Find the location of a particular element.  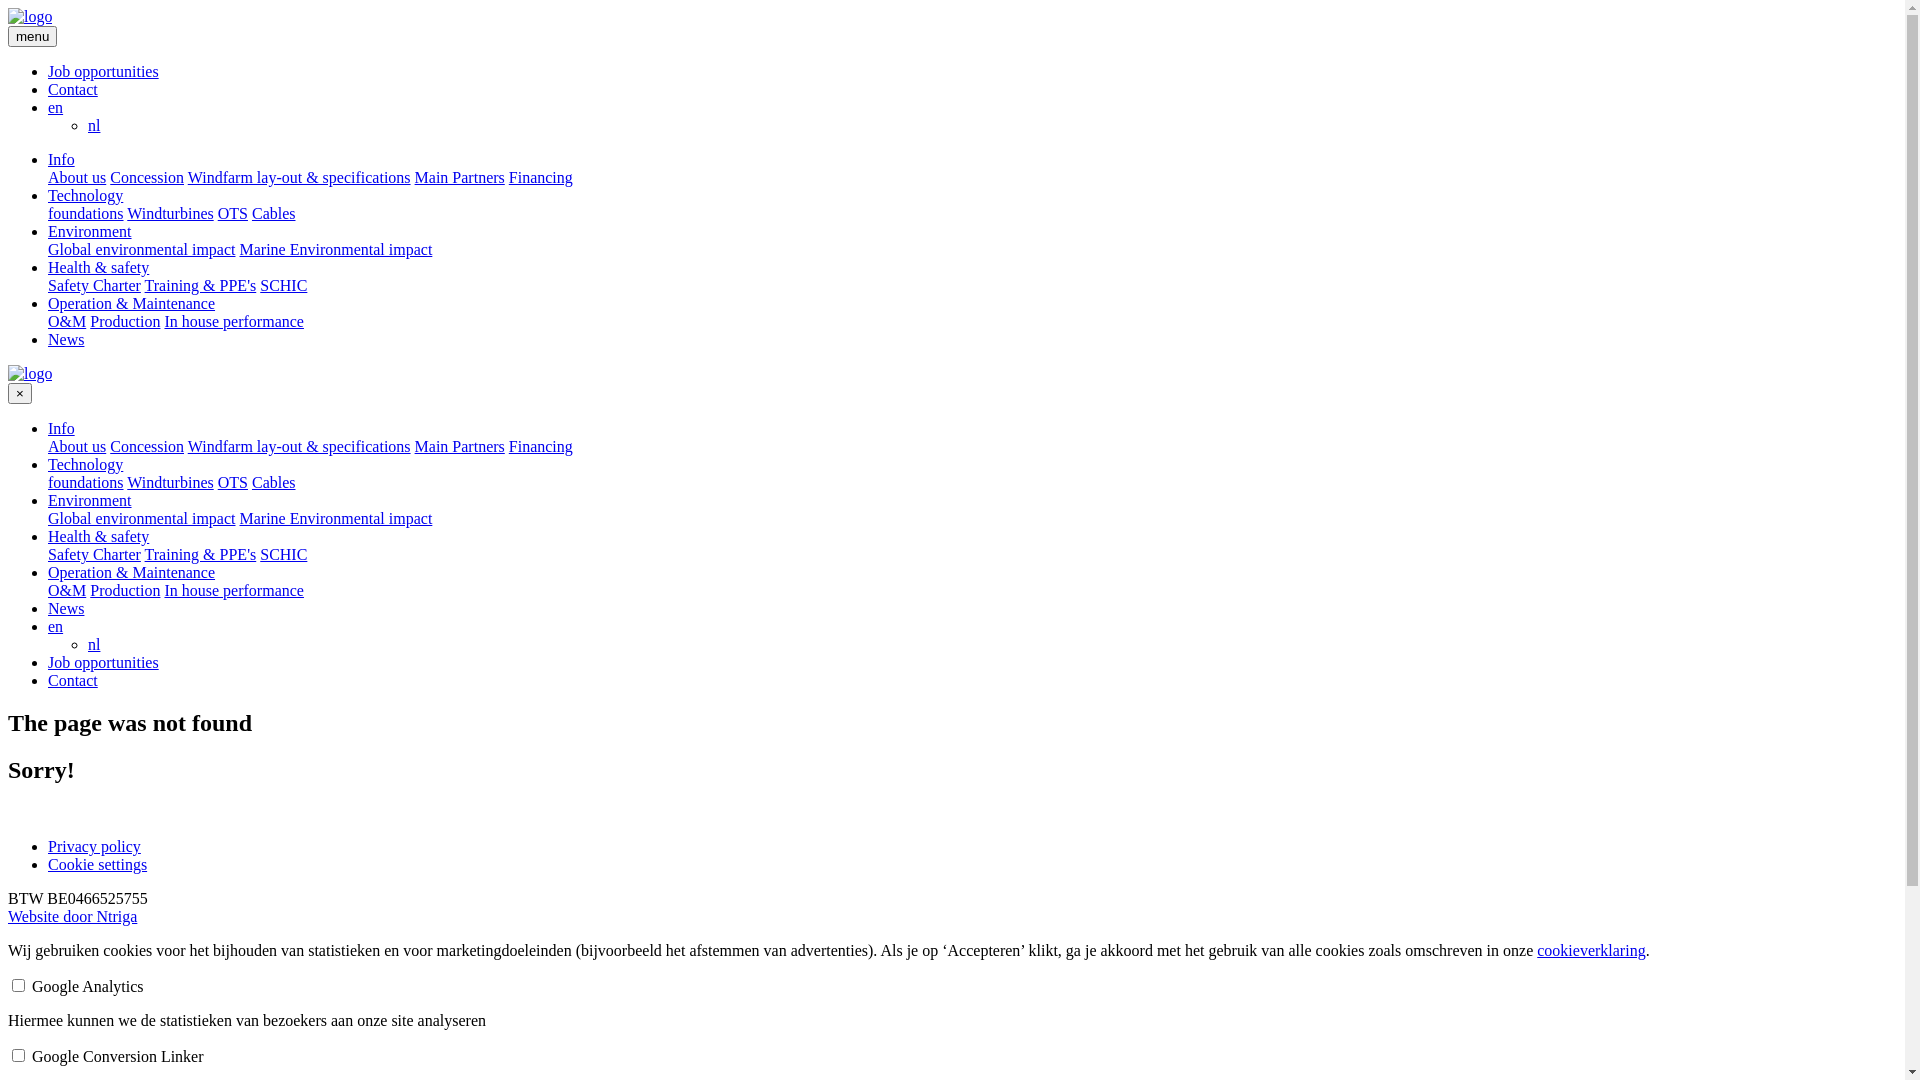

'Technology' is located at coordinates (48, 195).